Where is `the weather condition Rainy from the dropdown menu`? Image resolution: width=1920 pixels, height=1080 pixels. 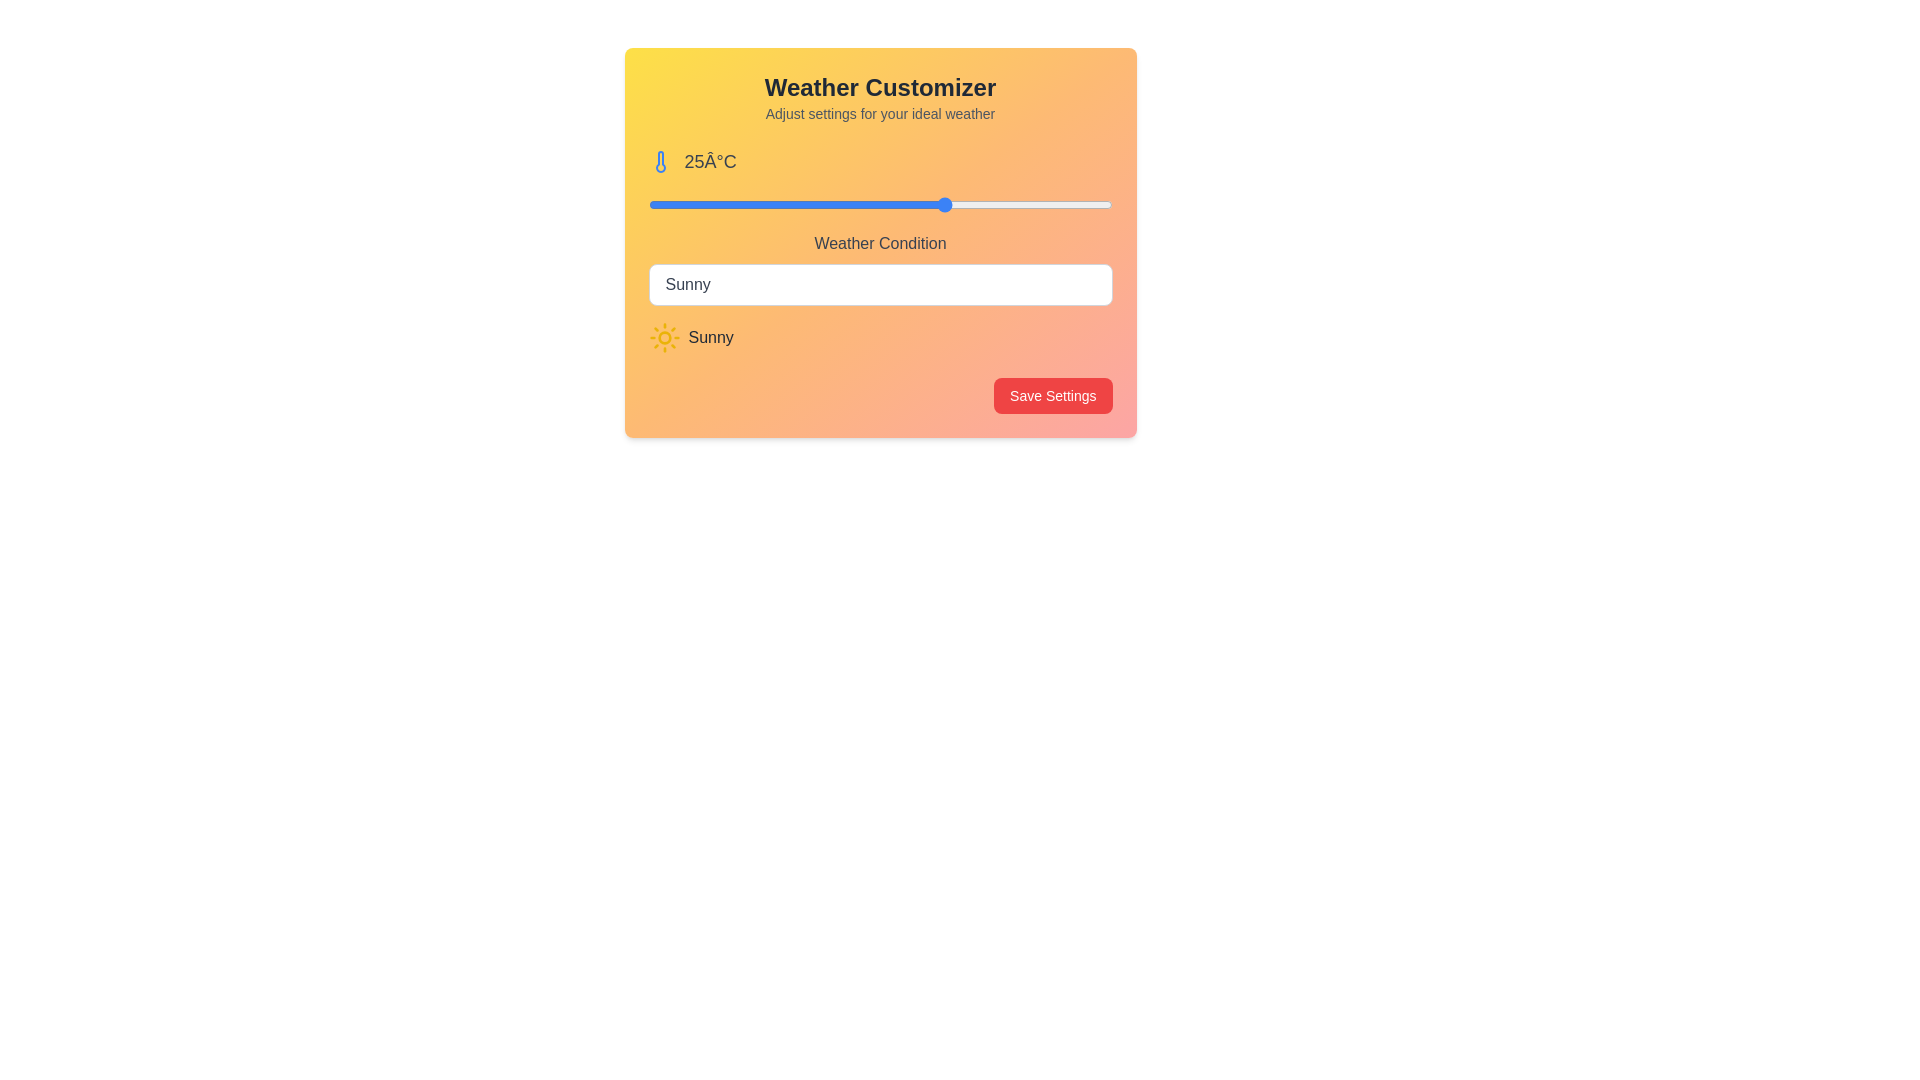 the weather condition Rainy from the dropdown menu is located at coordinates (880, 285).